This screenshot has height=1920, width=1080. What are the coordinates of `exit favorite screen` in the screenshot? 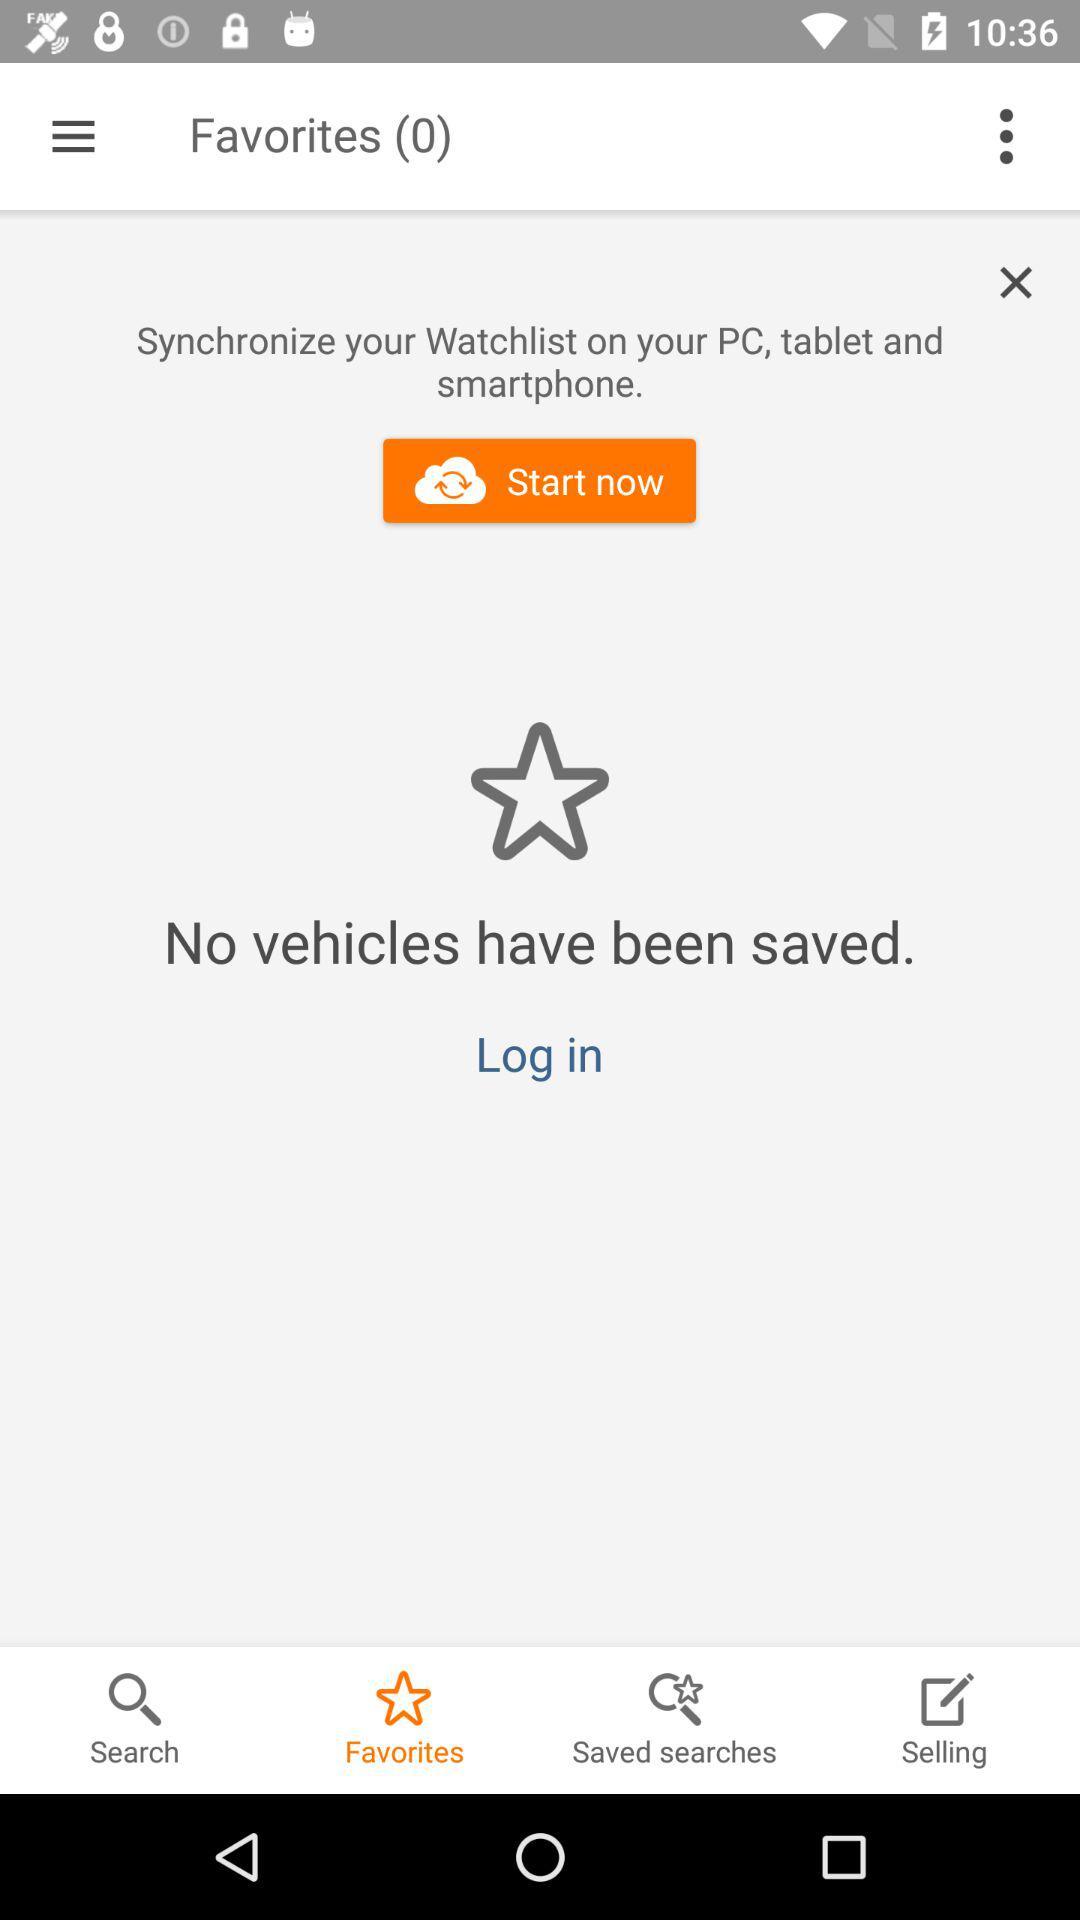 It's located at (1027, 282).